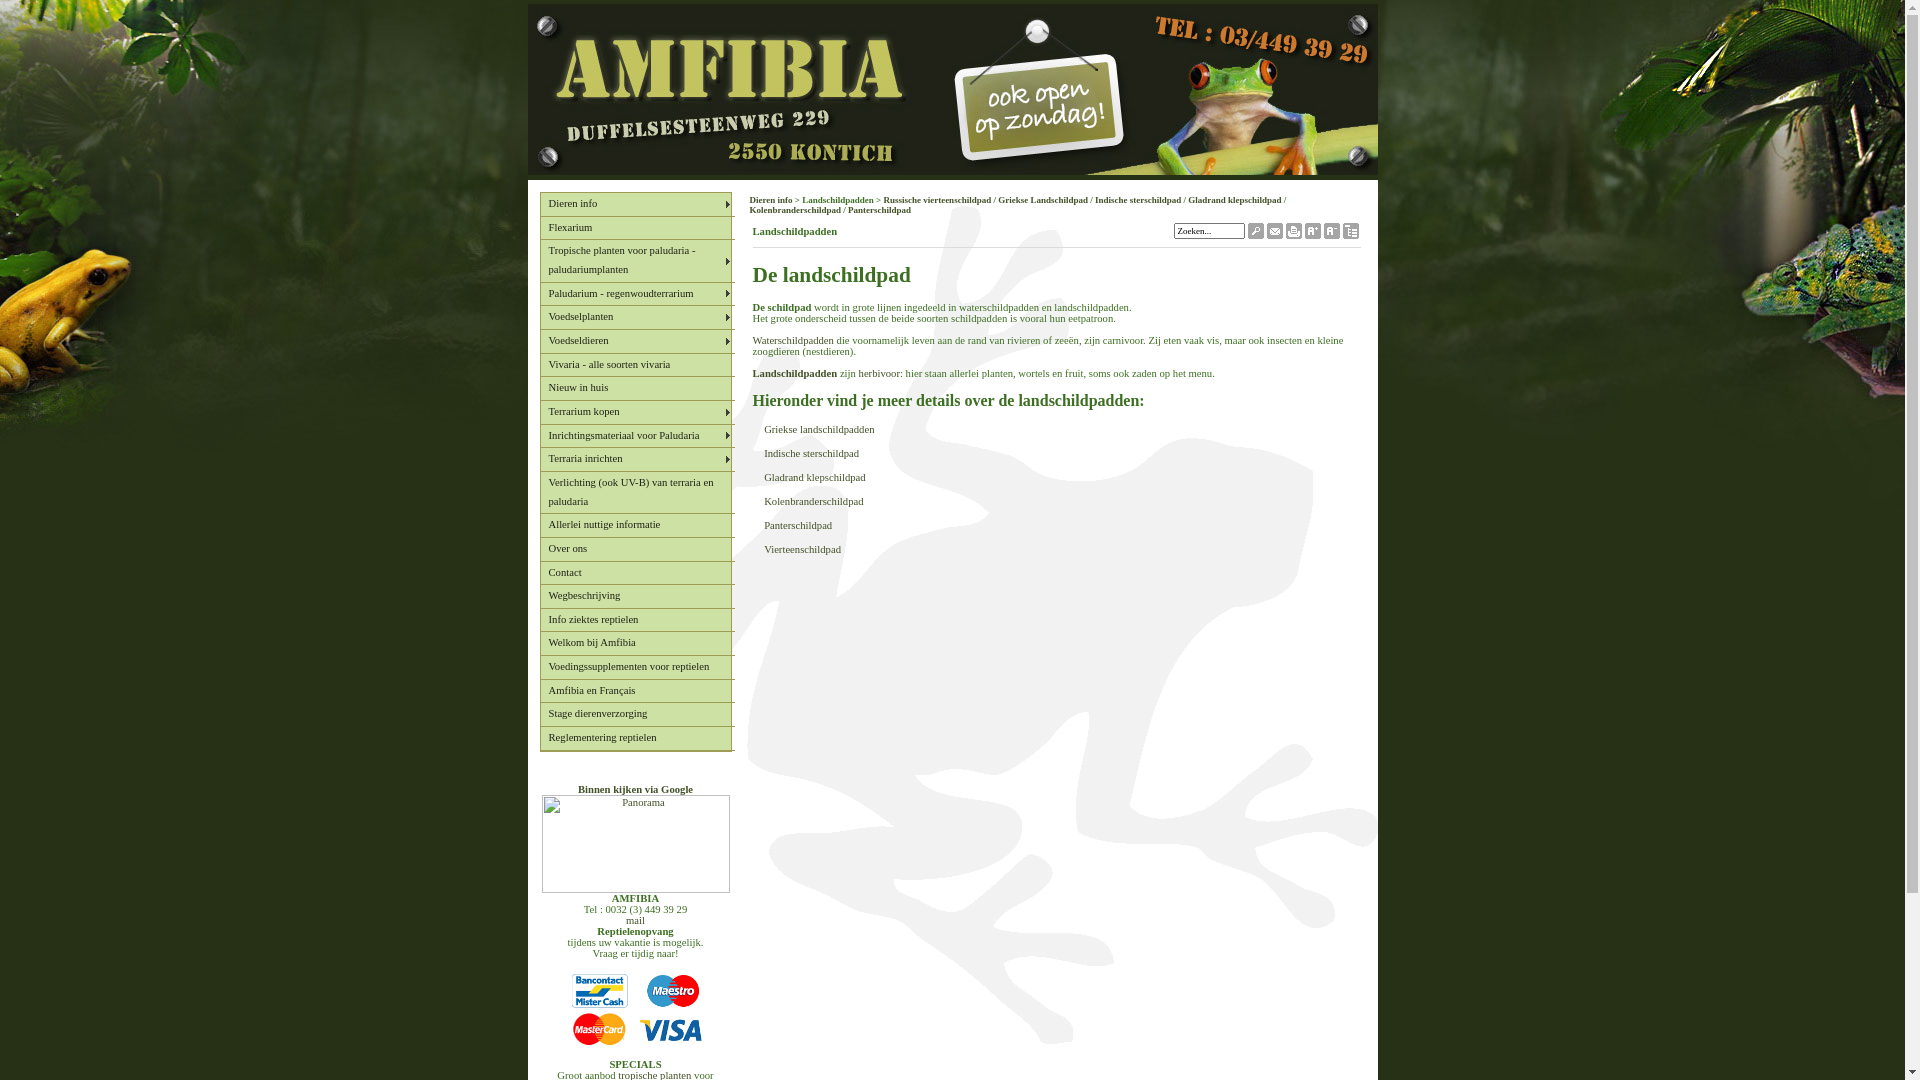  I want to click on 'Flexarium', so click(539, 227).